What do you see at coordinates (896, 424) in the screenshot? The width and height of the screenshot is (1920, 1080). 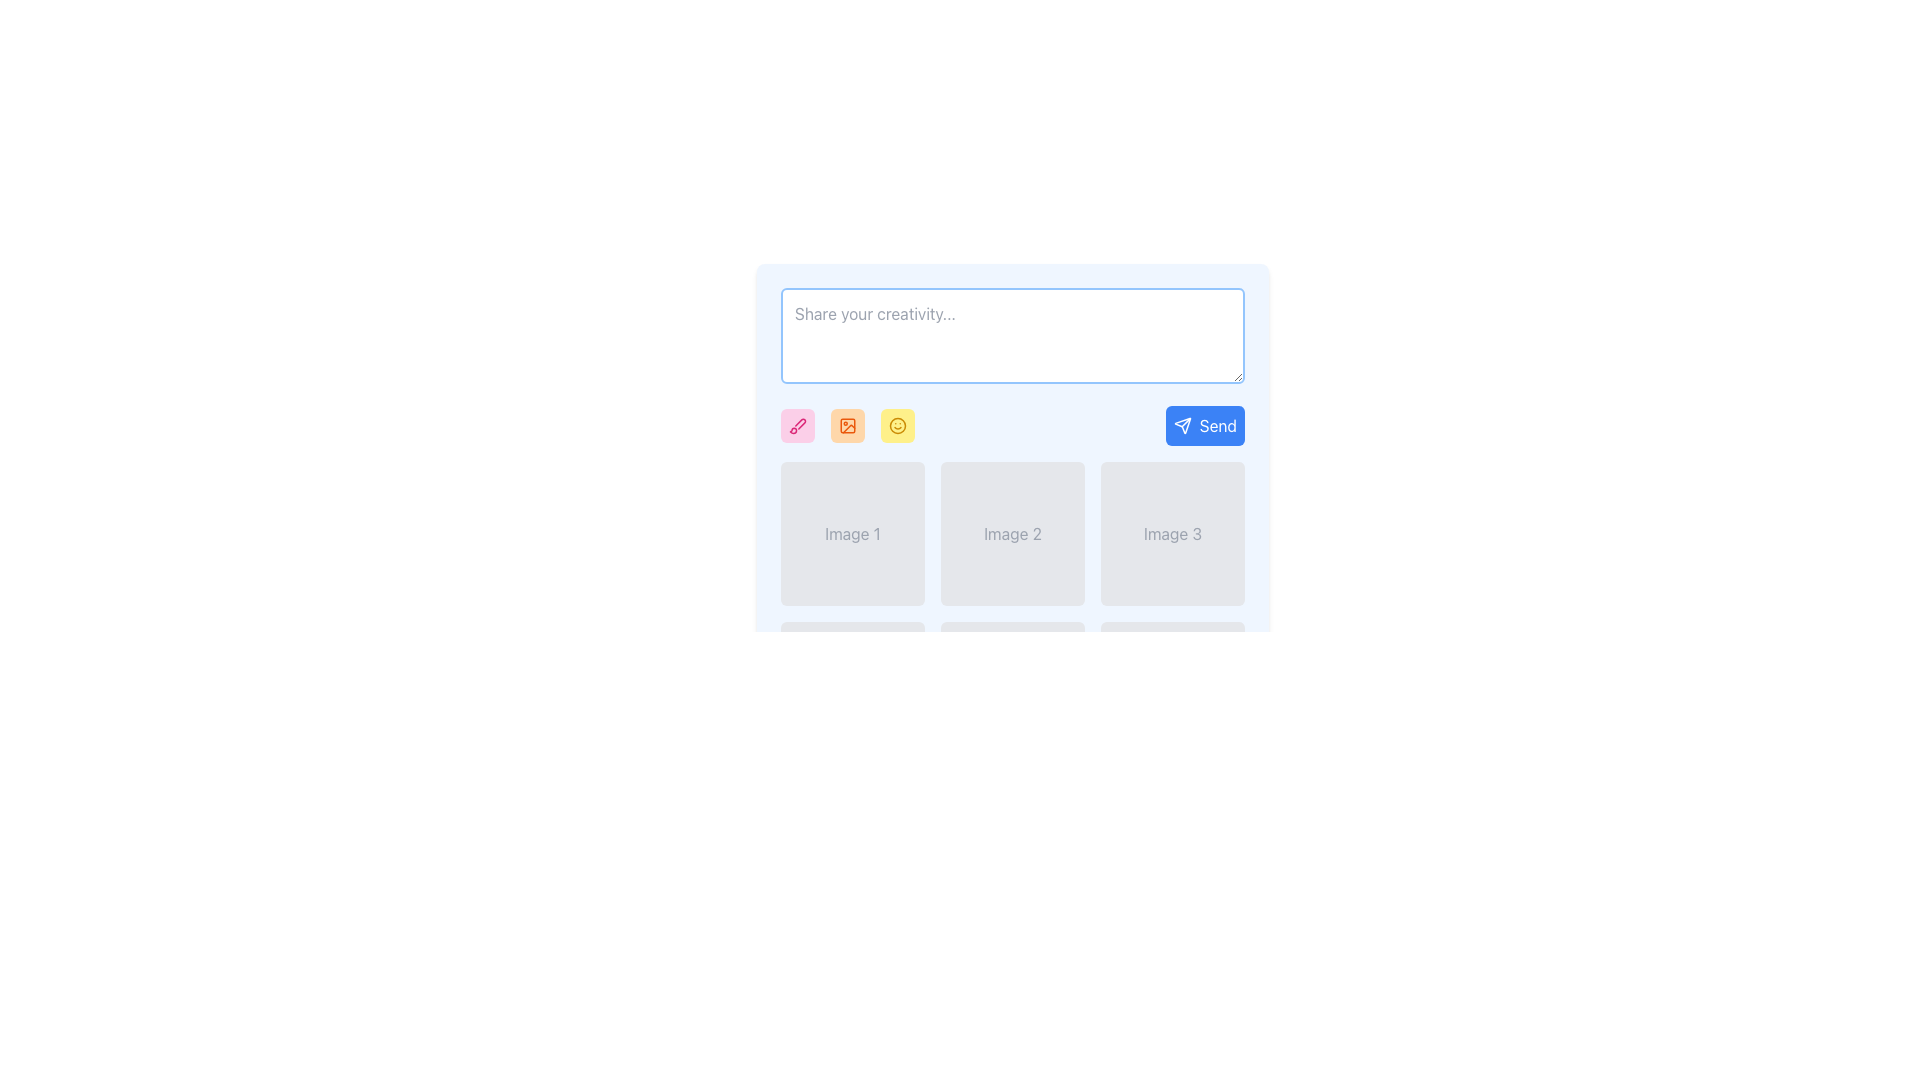 I see `the yellow circular icon button with a smiley face, located in the third button of a row of four buttons below the text input field labeled 'Share your creativity...', to navigate` at bounding box center [896, 424].